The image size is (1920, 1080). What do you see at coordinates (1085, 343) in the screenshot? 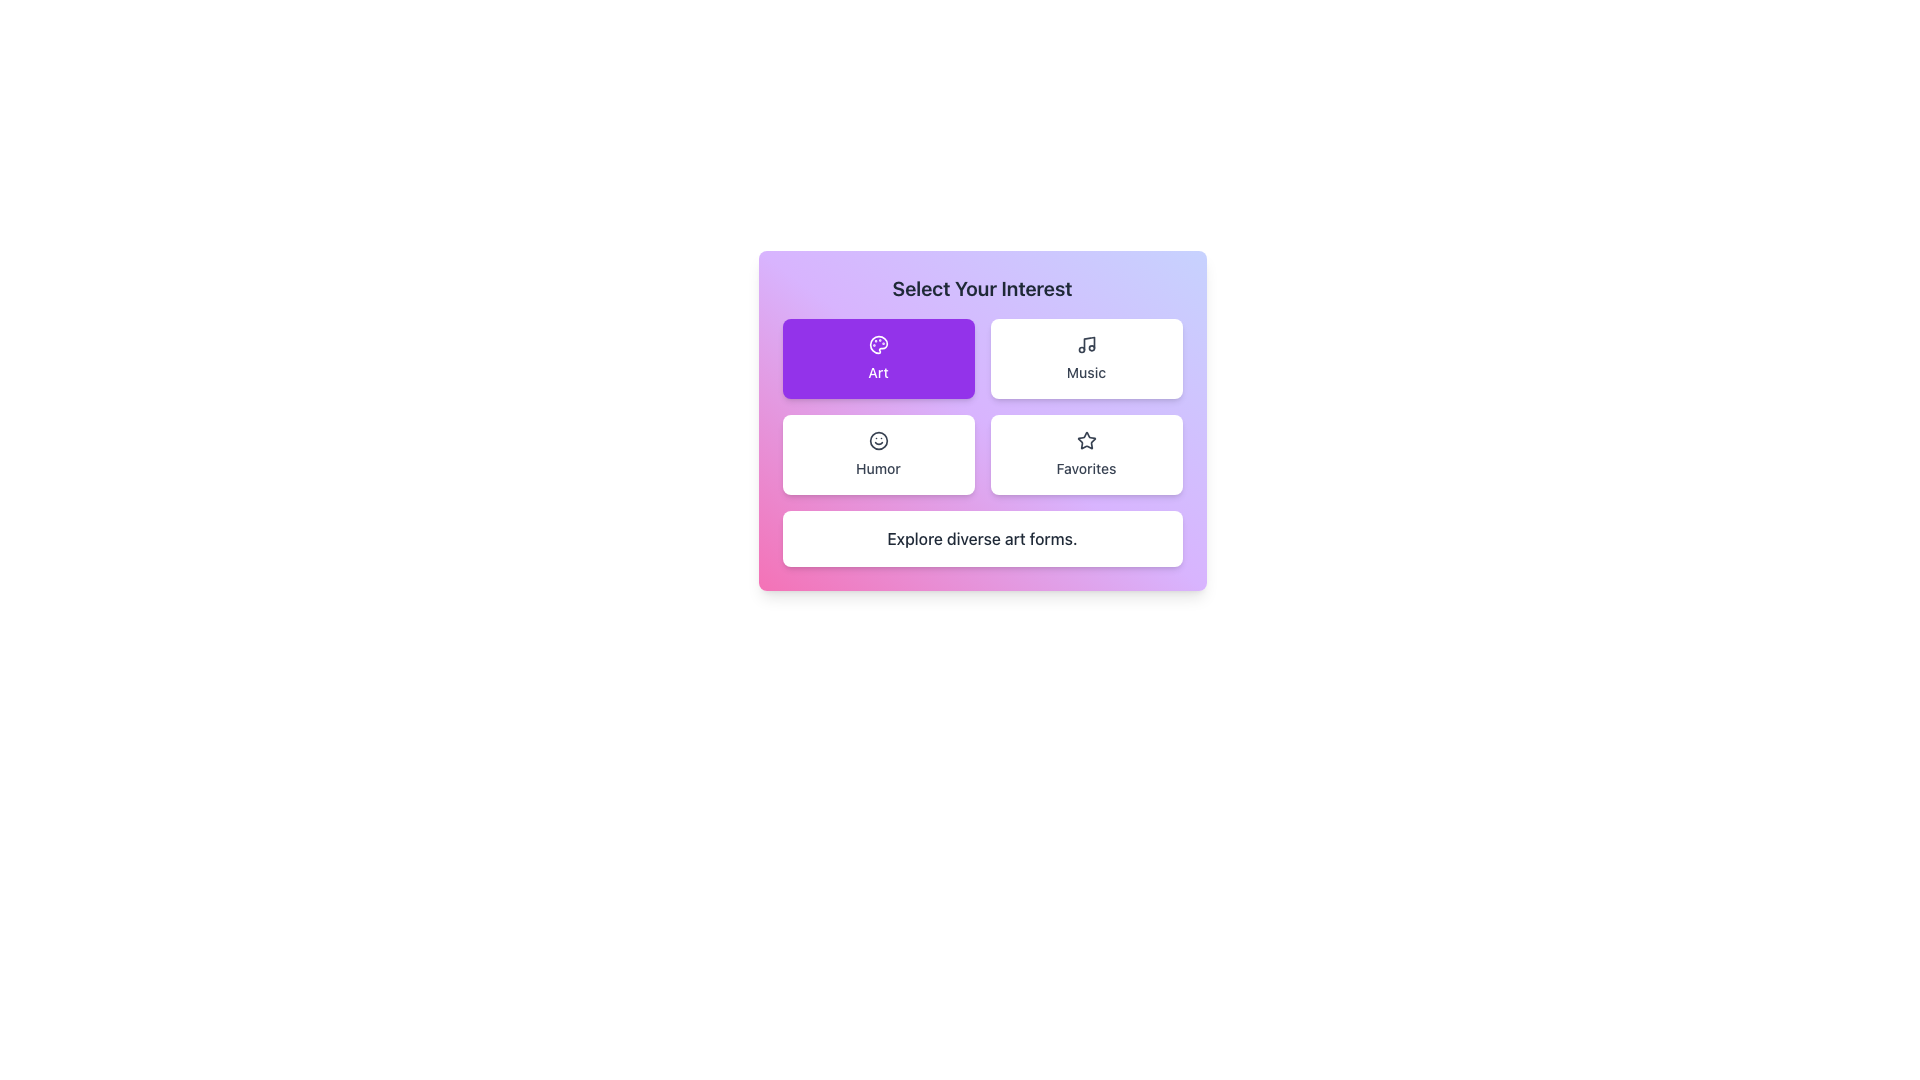
I see `the small, circular music note icon, which is located within the 'Music' button of the interest selection menu, visually styled in a dark color against a light background` at bounding box center [1085, 343].